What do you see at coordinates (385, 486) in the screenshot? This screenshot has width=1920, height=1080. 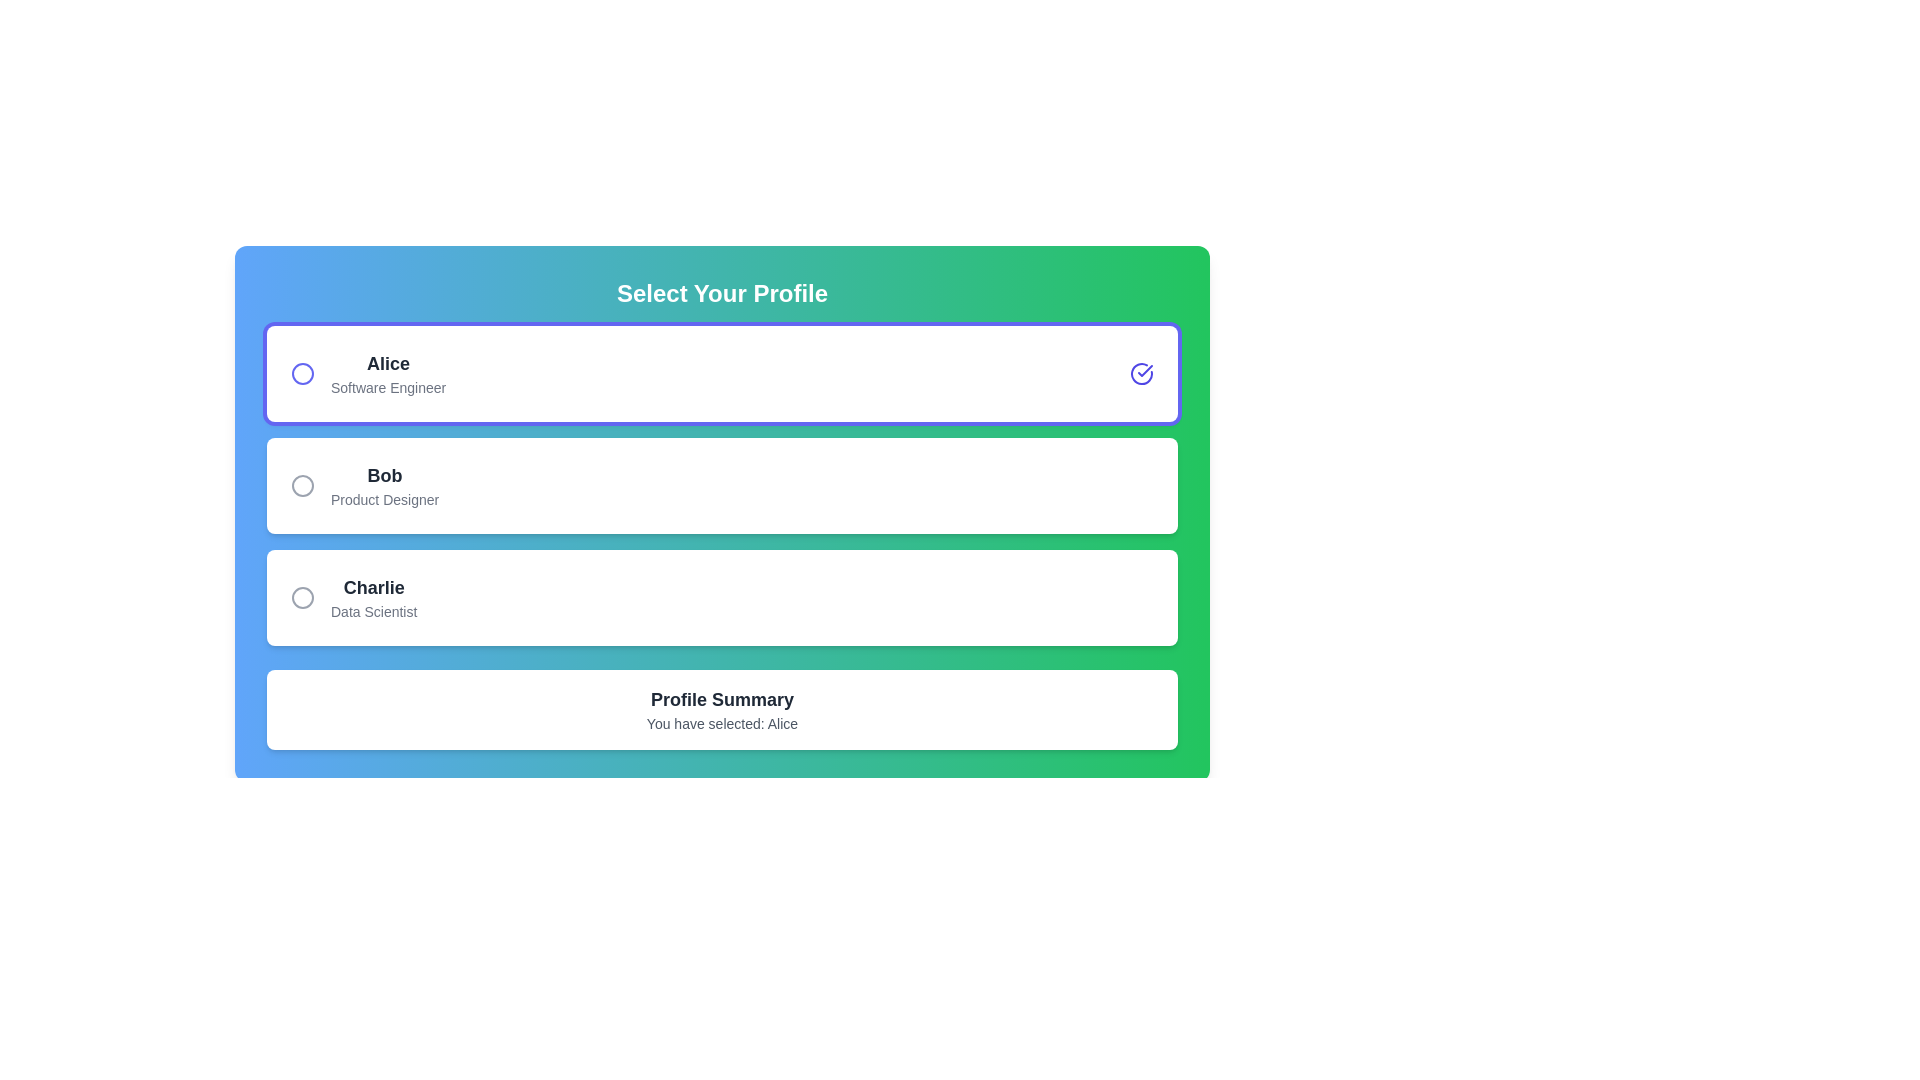 I see `the text label displaying 'Bob' and 'Product Designer', which is the second selectable profile option in the interface, located below the 'Alice' profile and above the 'Charlie' profile` at bounding box center [385, 486].